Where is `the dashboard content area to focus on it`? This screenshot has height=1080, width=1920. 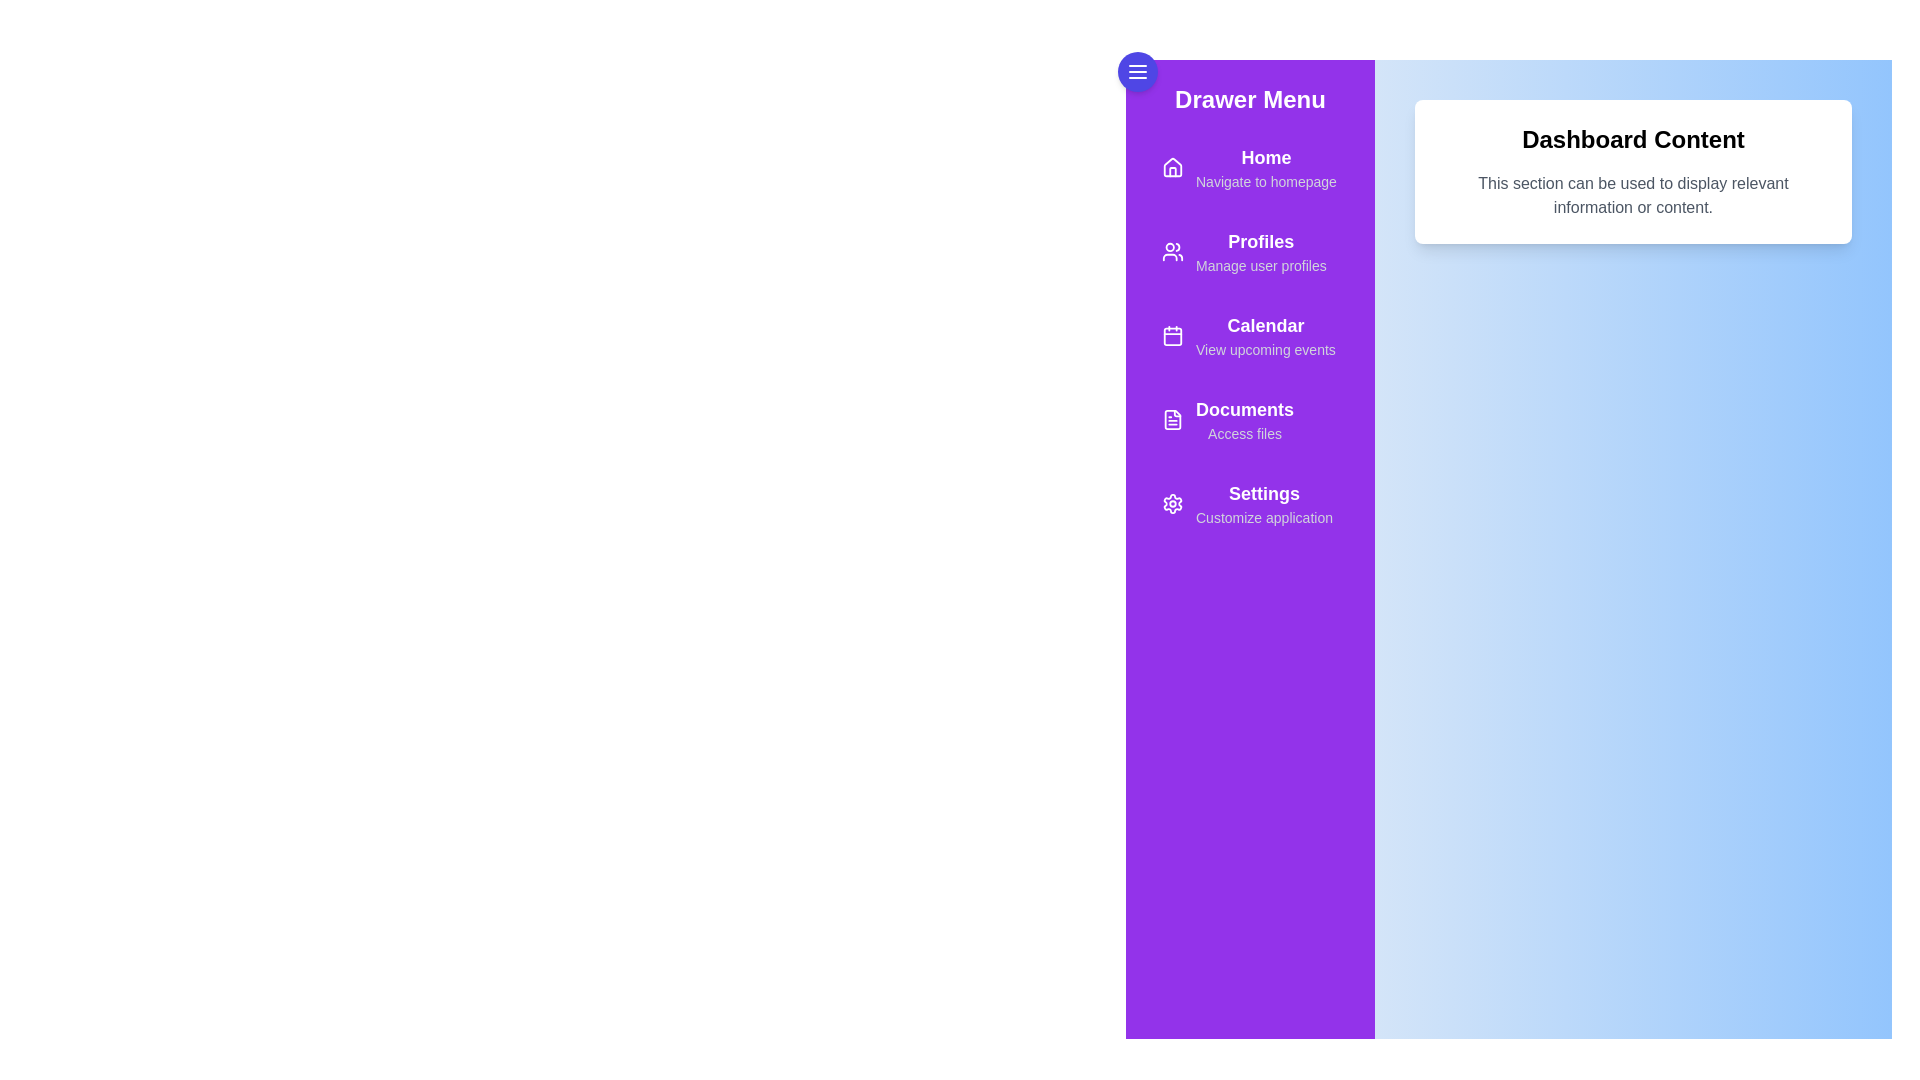
the dashboard content area to focus on it is located at coordinates (1632, 599).